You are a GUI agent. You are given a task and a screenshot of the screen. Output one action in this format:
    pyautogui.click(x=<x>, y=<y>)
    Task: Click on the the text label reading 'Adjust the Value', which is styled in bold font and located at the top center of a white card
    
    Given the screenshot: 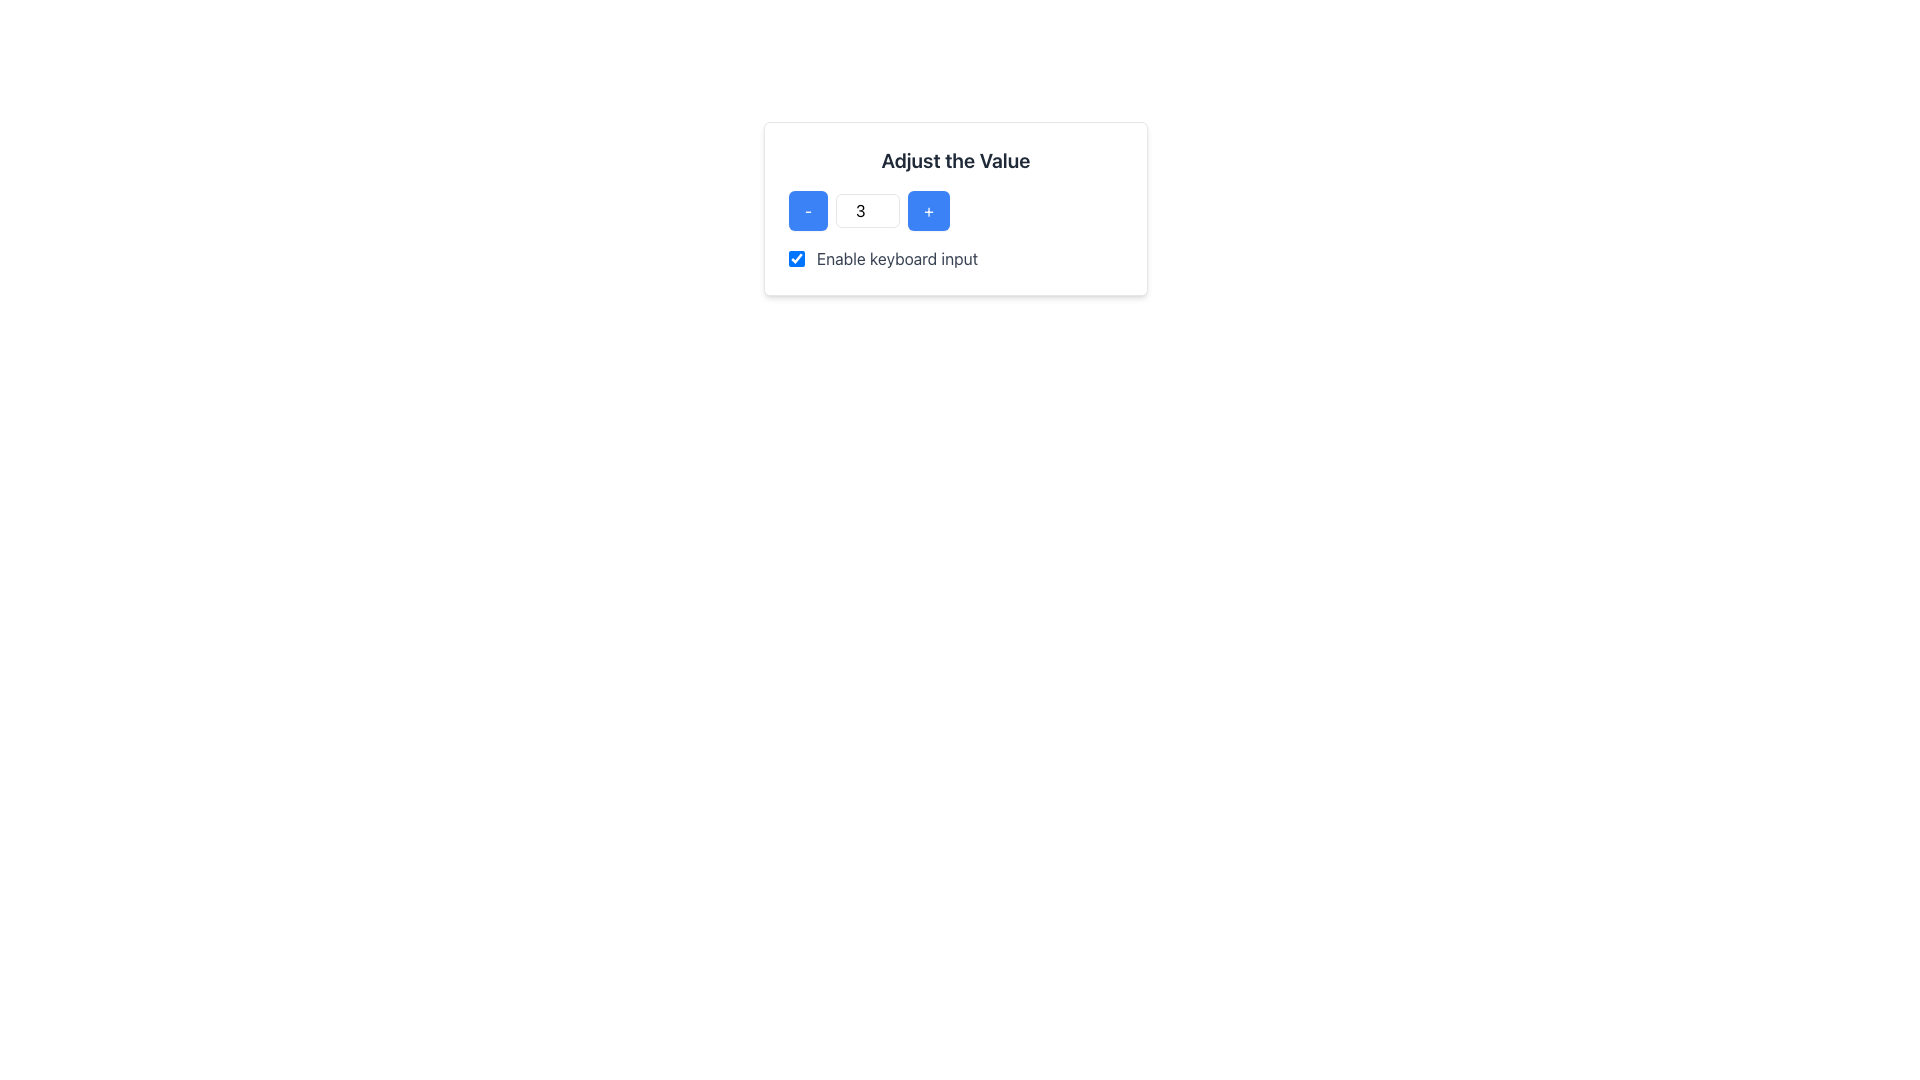 What is the action you would take?
    pyautogui.click(x=954, y=160)
    